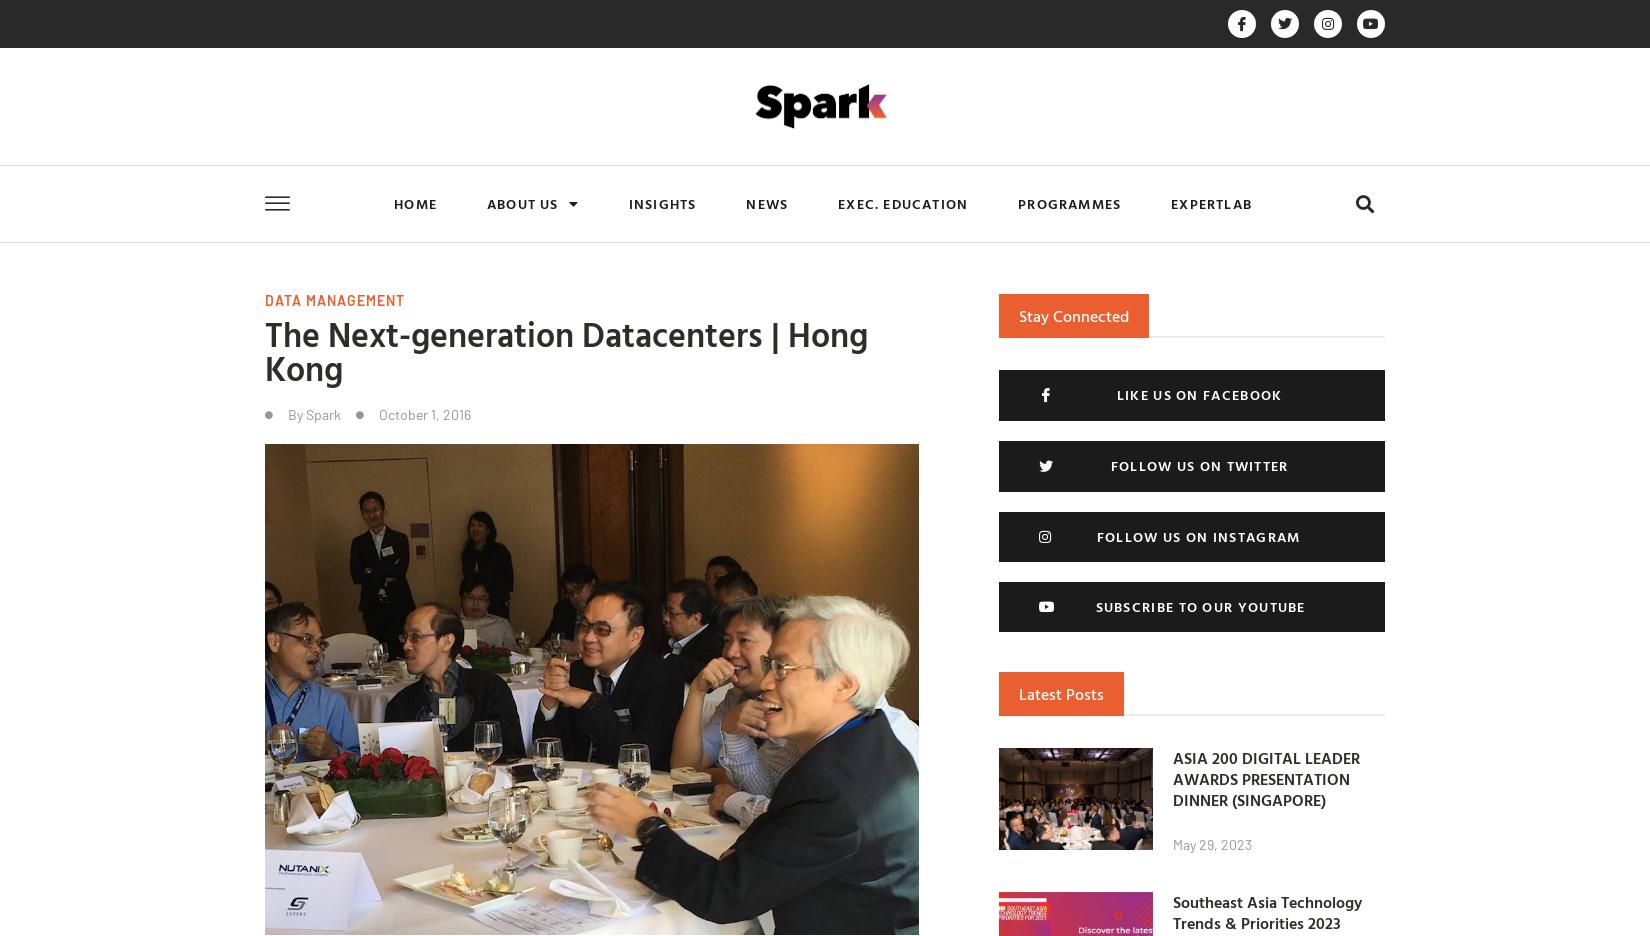 The image size is (1650, 936). Describe the element at coordinates (521, 203) in the screenshot. I see `'About Us'` at that location.